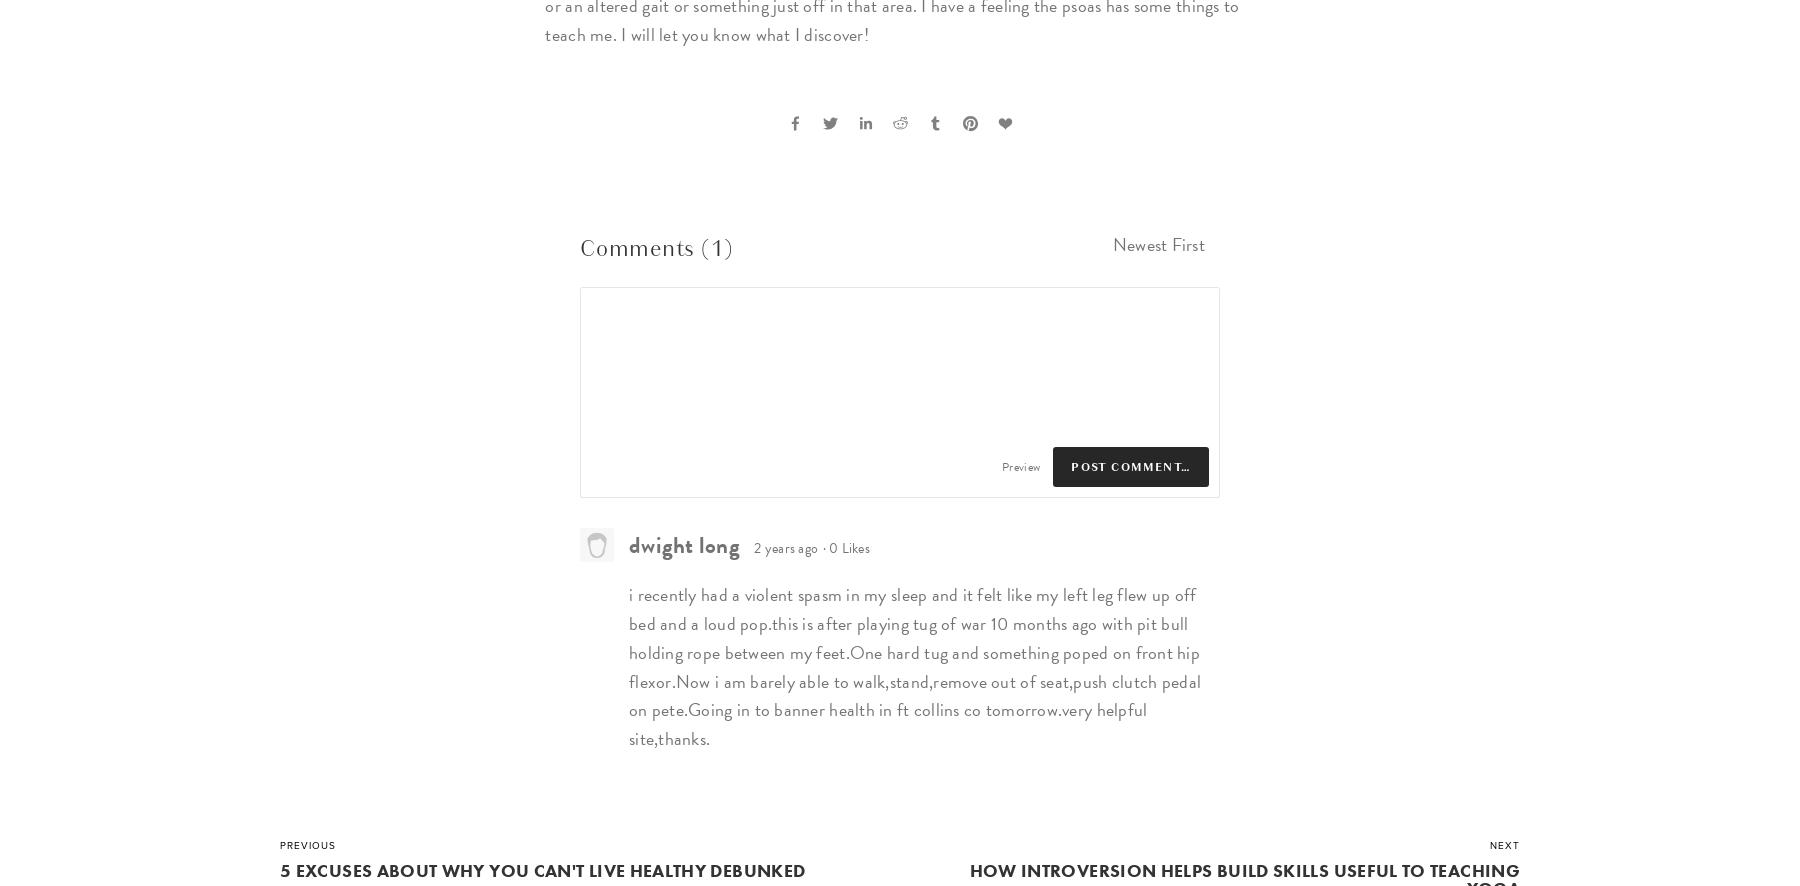 The image size is (1800, 886). What do you see at coordinates (541, 869) in the screenshot?
I see `'5 Excuses About Why You Can't Live Healthy DEBUNKED'` at bounding box center [541, 869].